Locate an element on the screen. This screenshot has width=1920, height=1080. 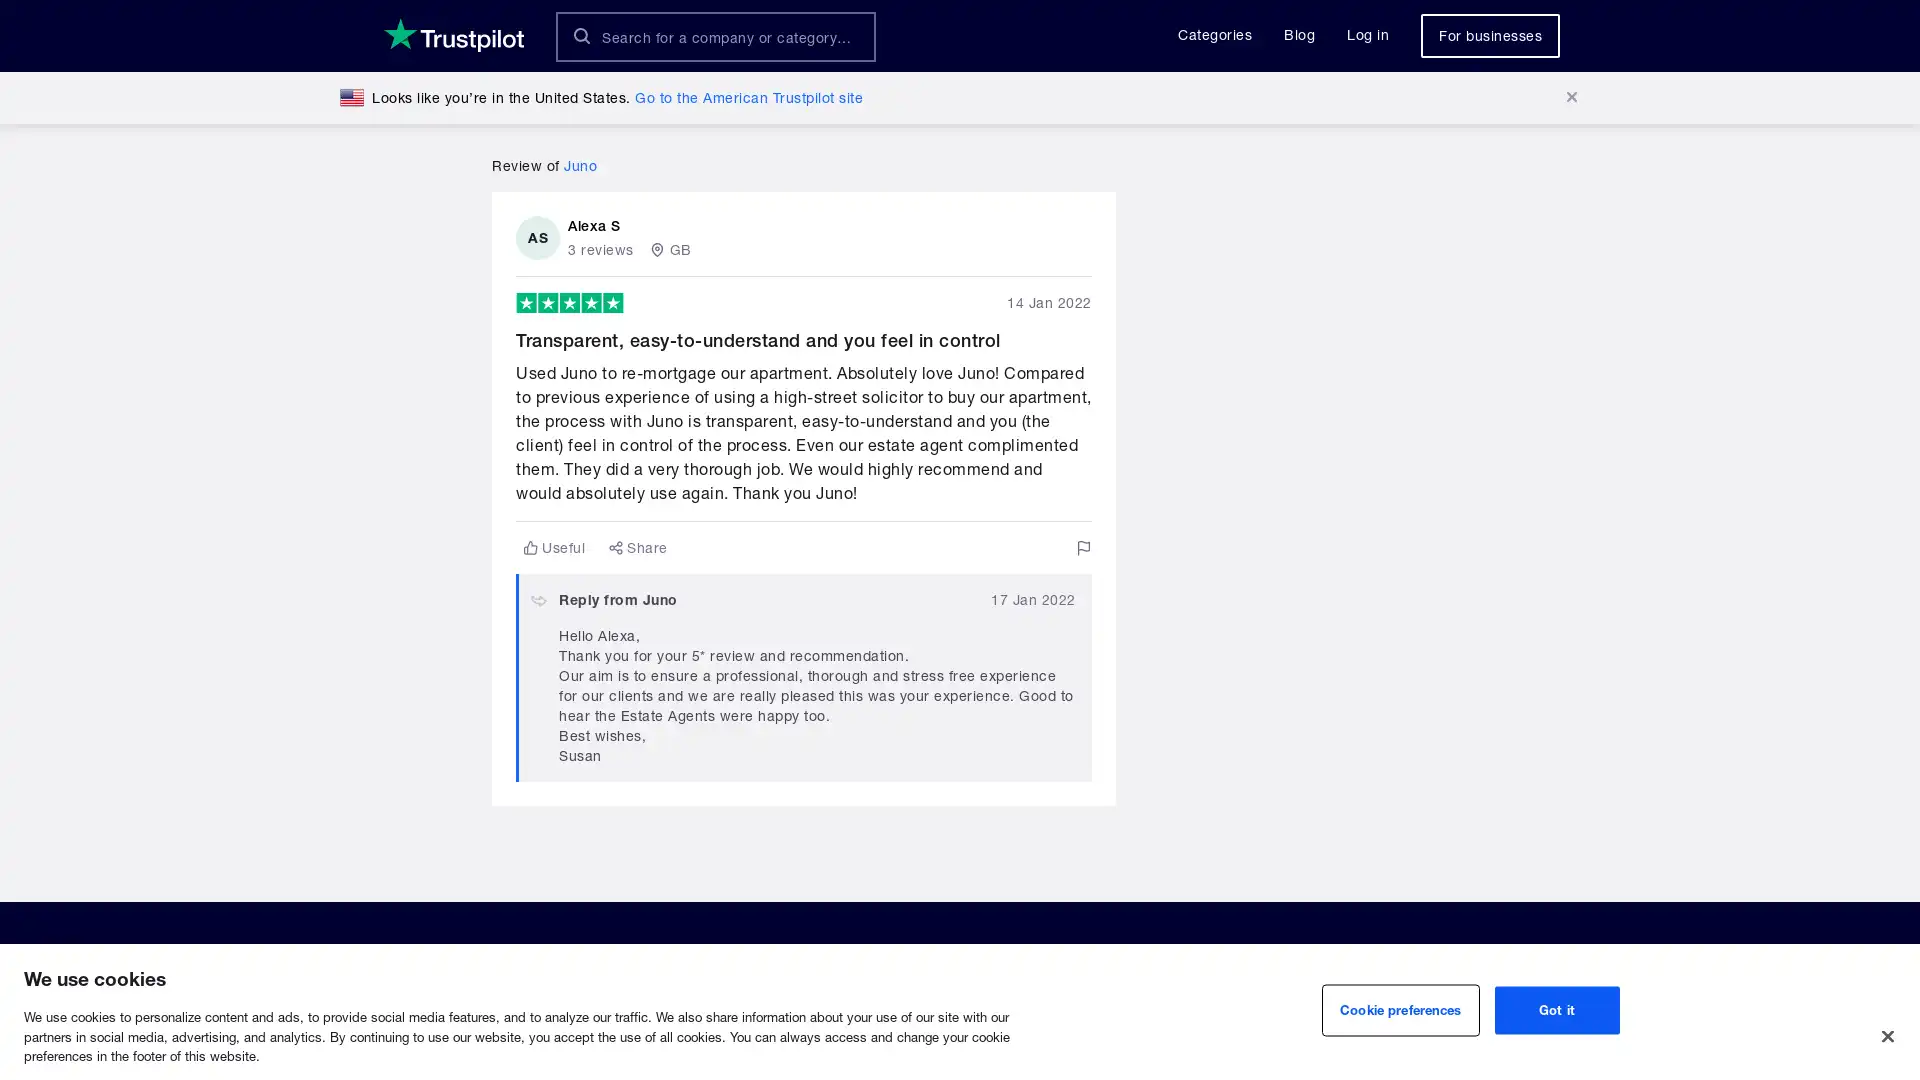
Cookie preferences is located at coordinates (1399, 1010).